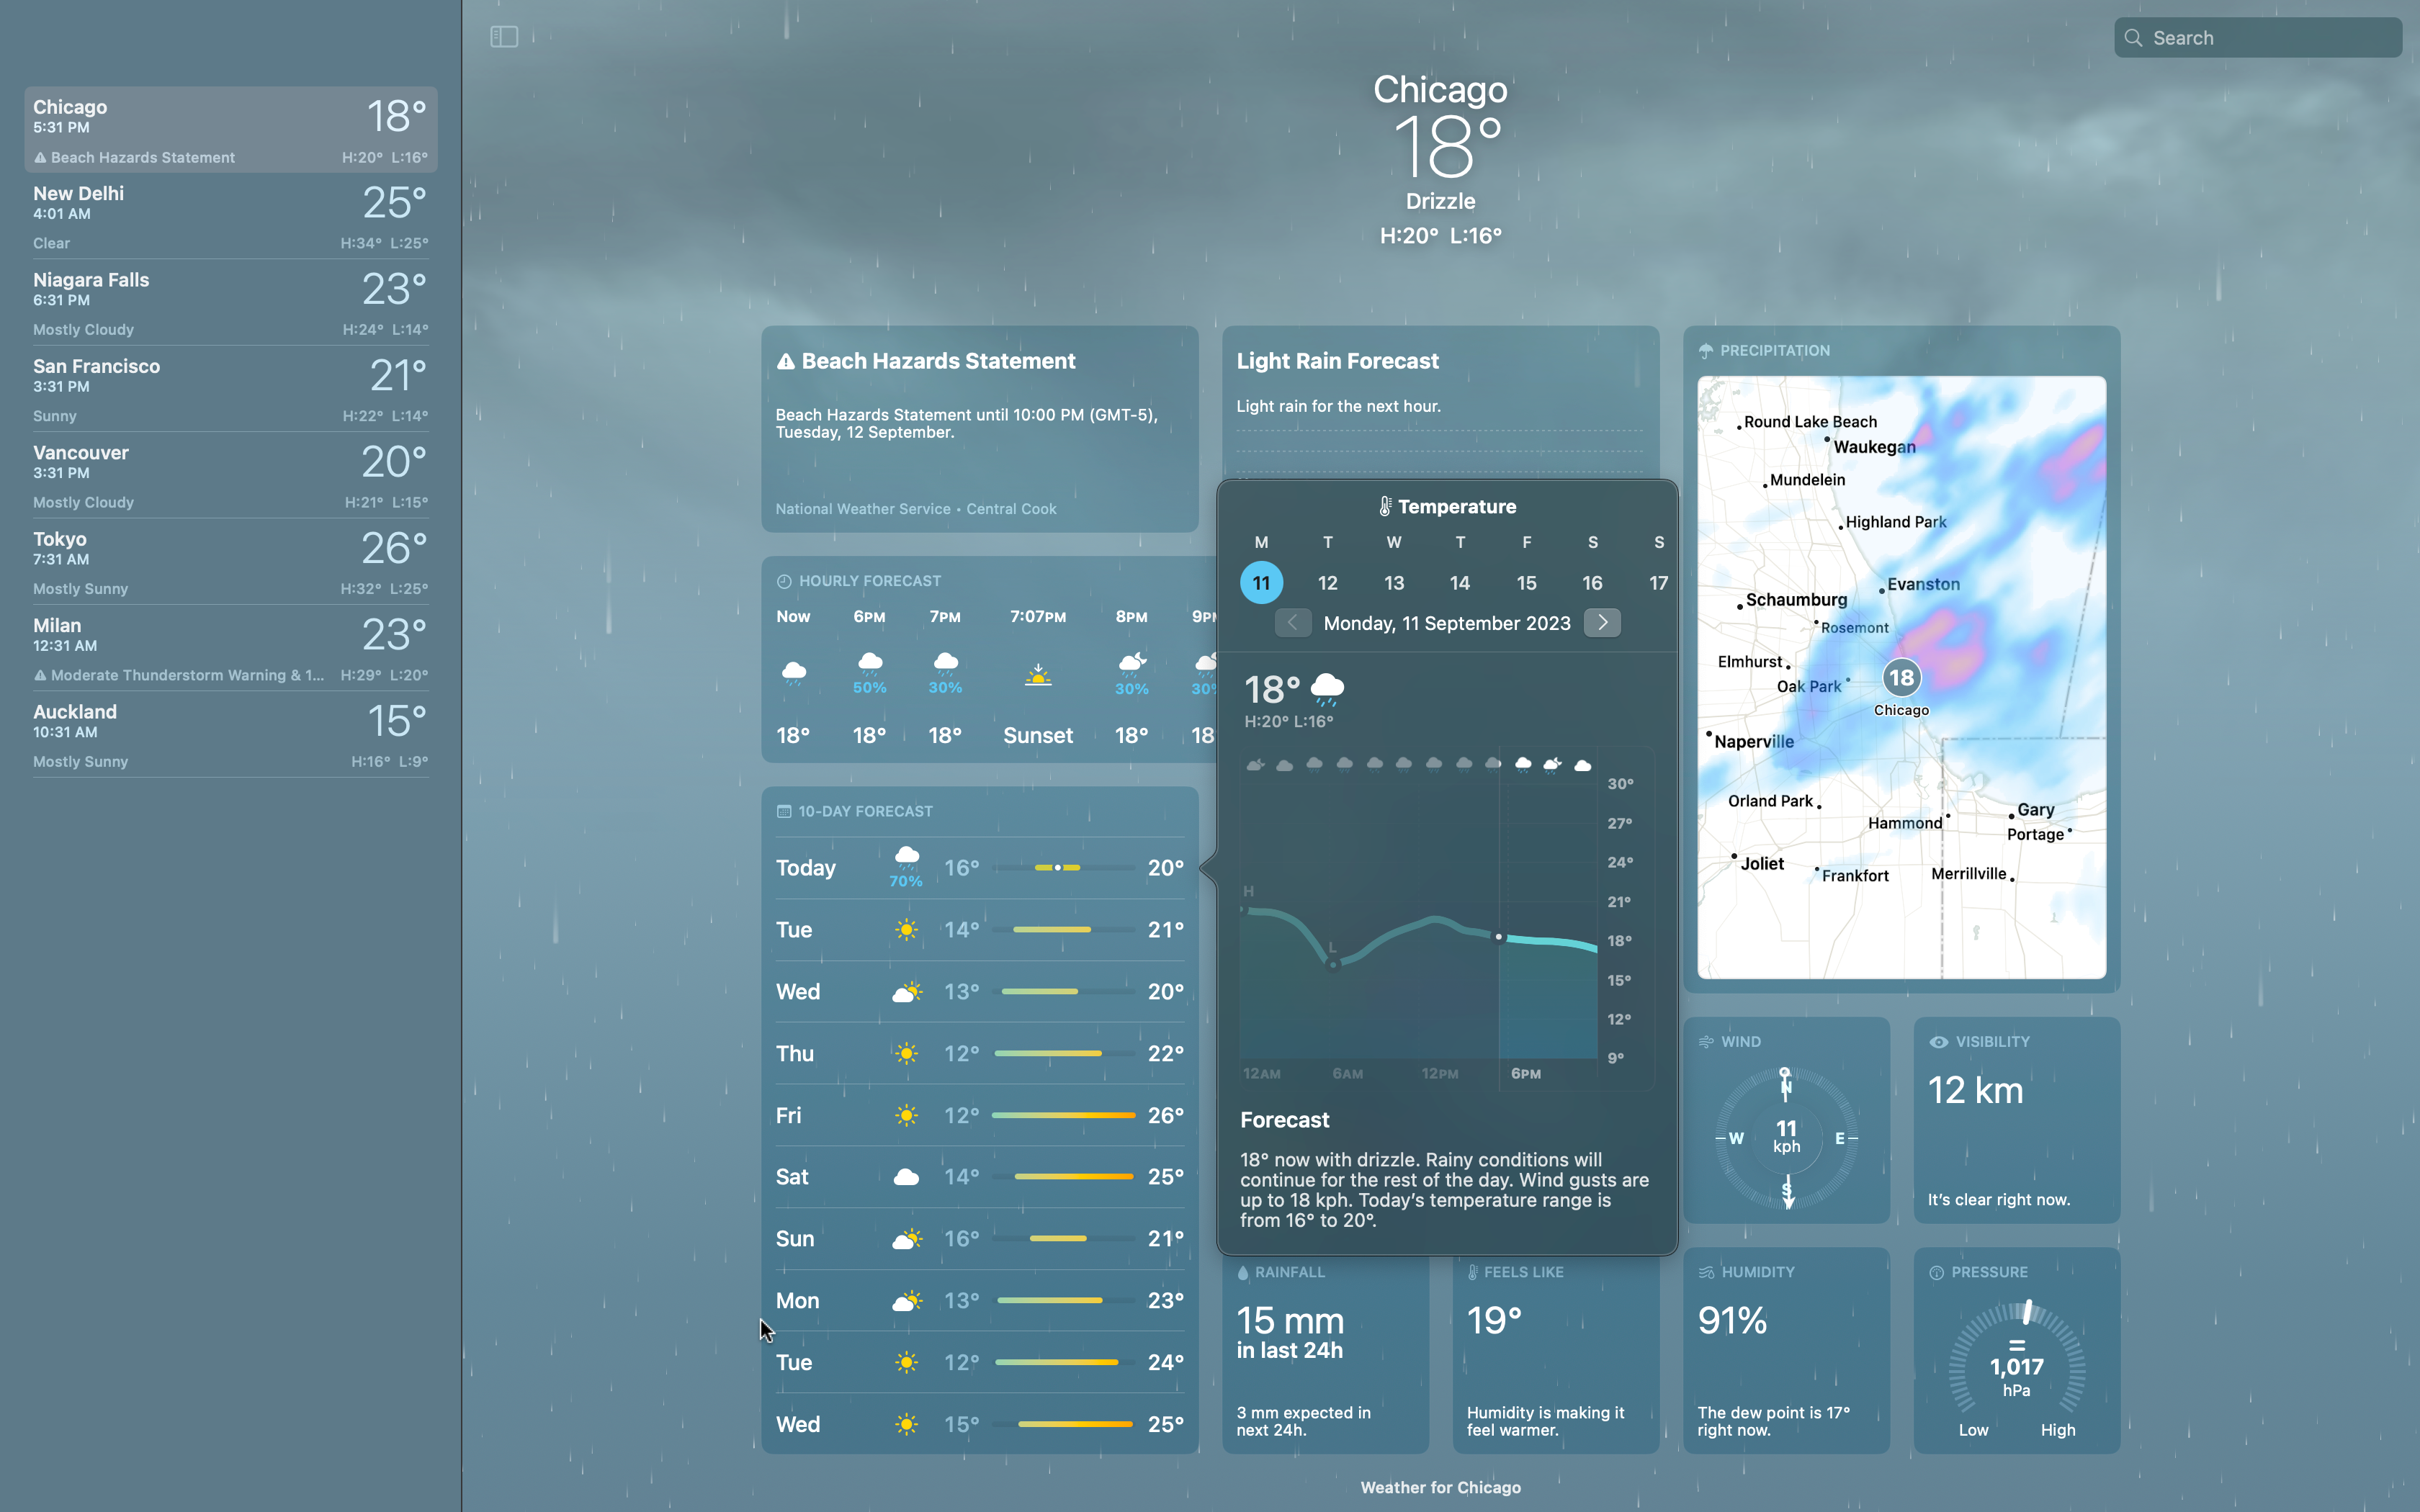  What do you see at coordinates (1600, 621) in the screenshot?
I see `What is the weather after 5 days by clicking arrow buttons` at bounding box center [1600, 621].